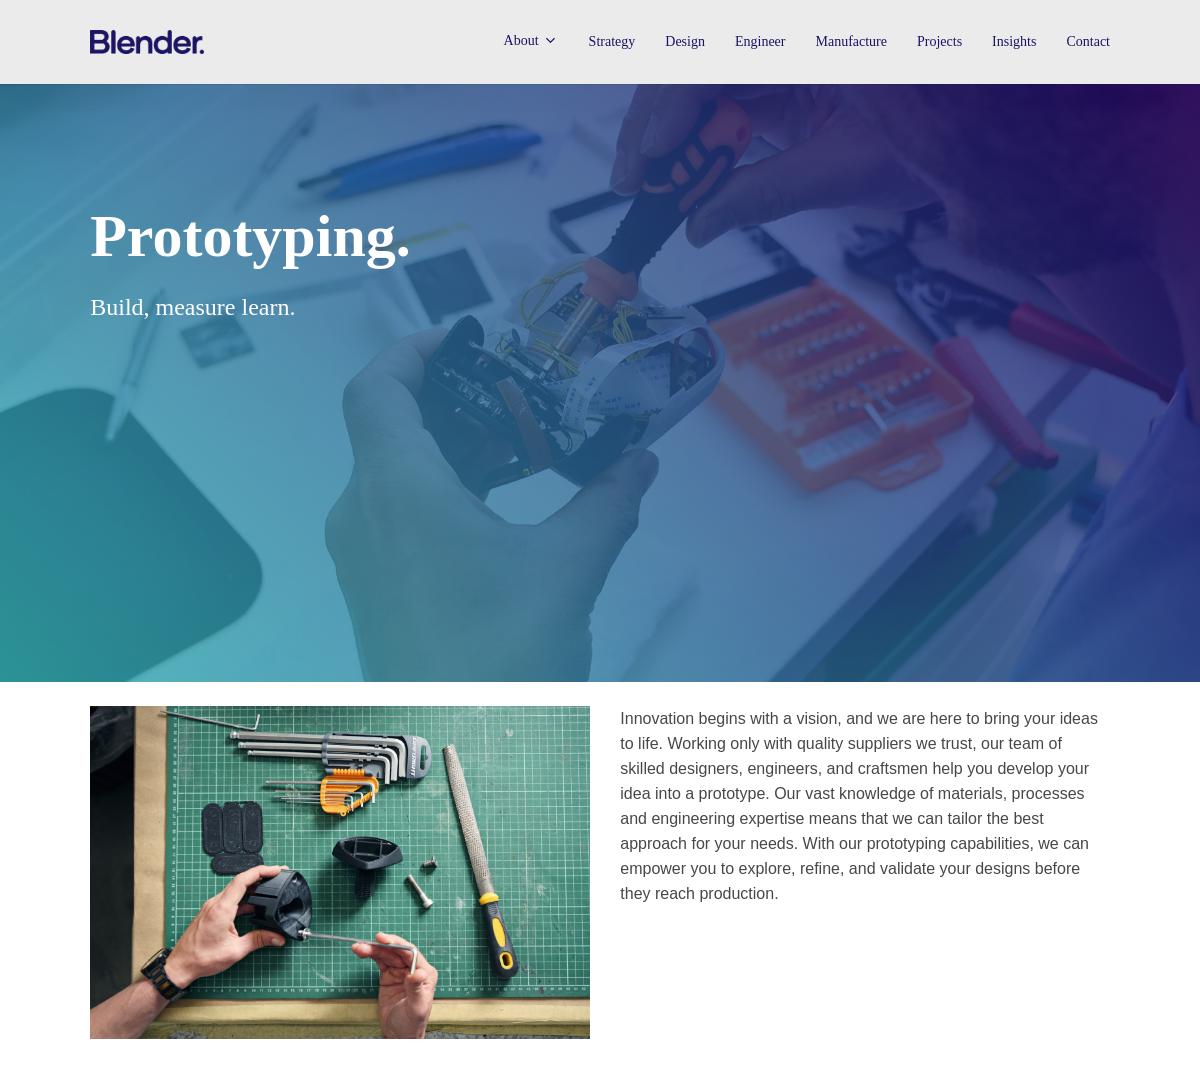 The height and width of the screenshot is (1070, 1200). I want to click on 'Insights', so click(1014, 40).